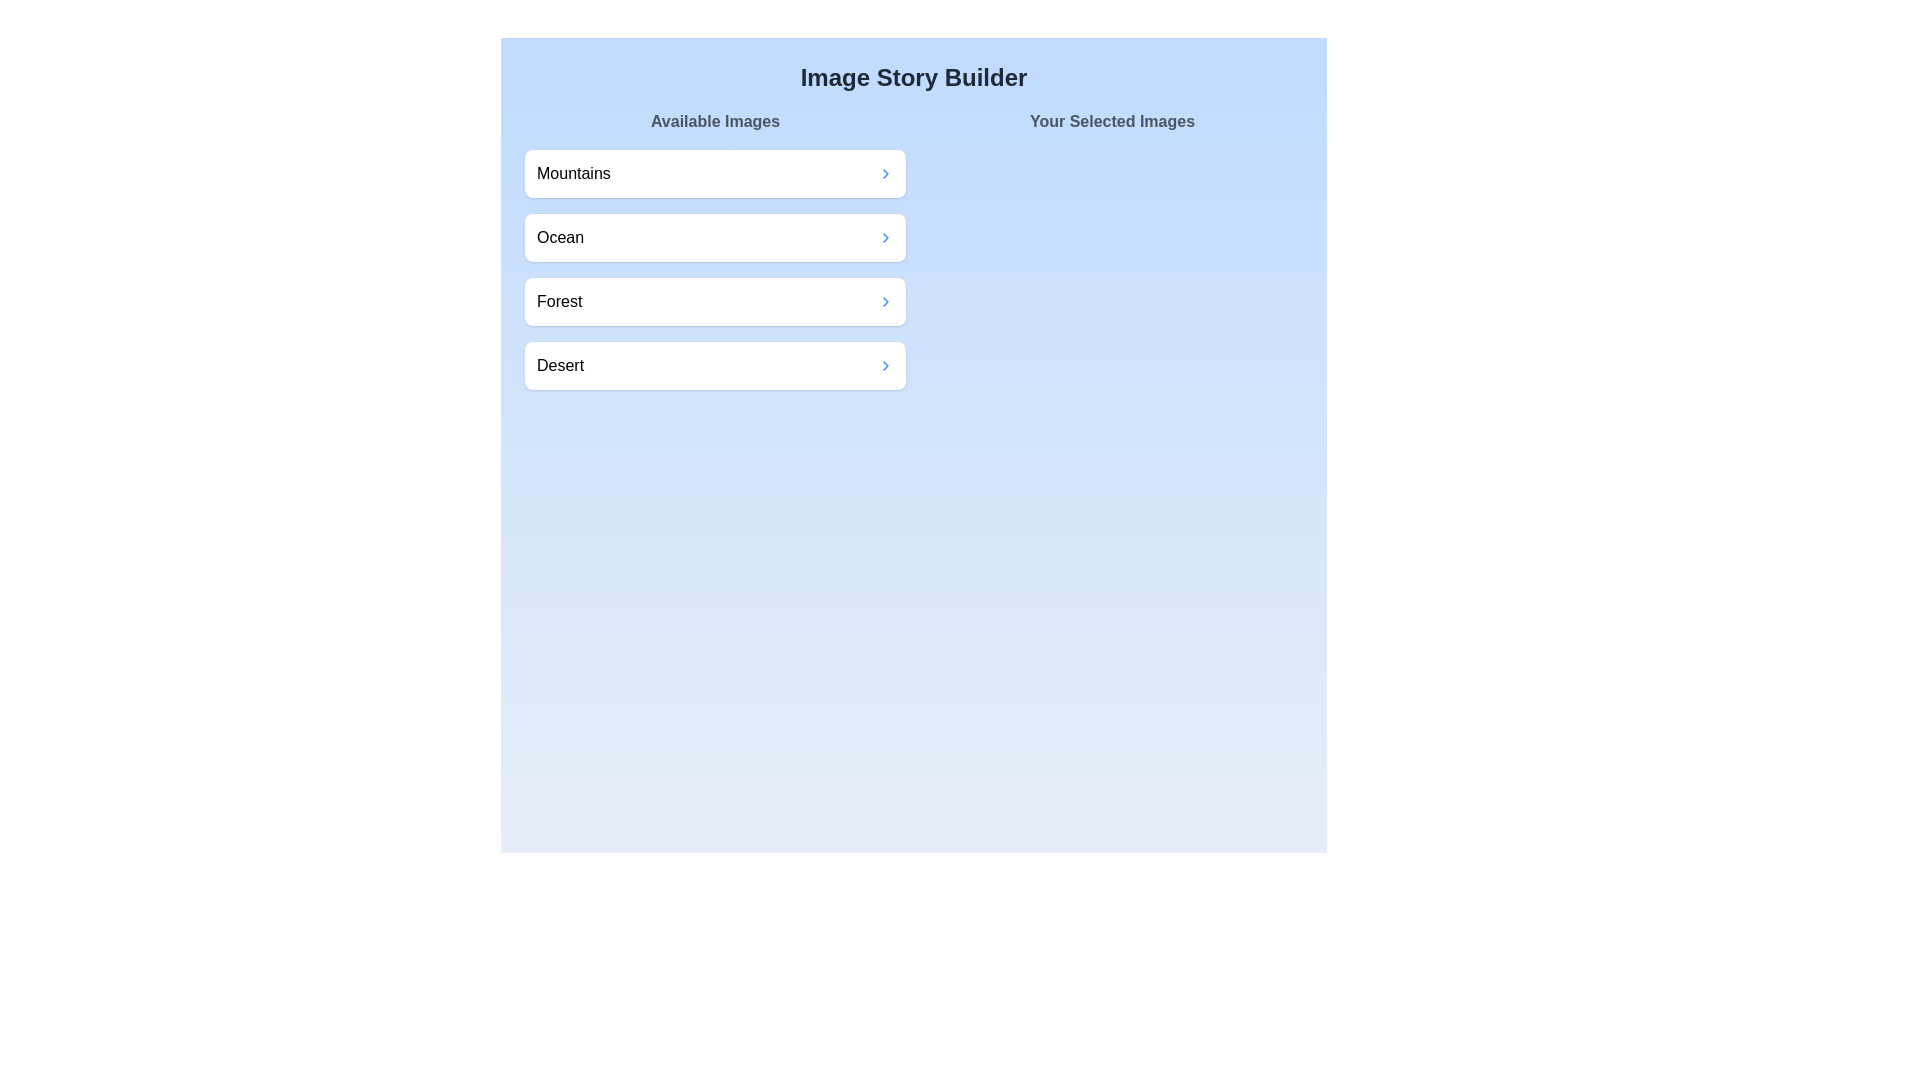  What do you see at coordinates (1111, 122) in the screenshot?
I see `the heading Your Selected Images` at bounding box center [1111, 122].